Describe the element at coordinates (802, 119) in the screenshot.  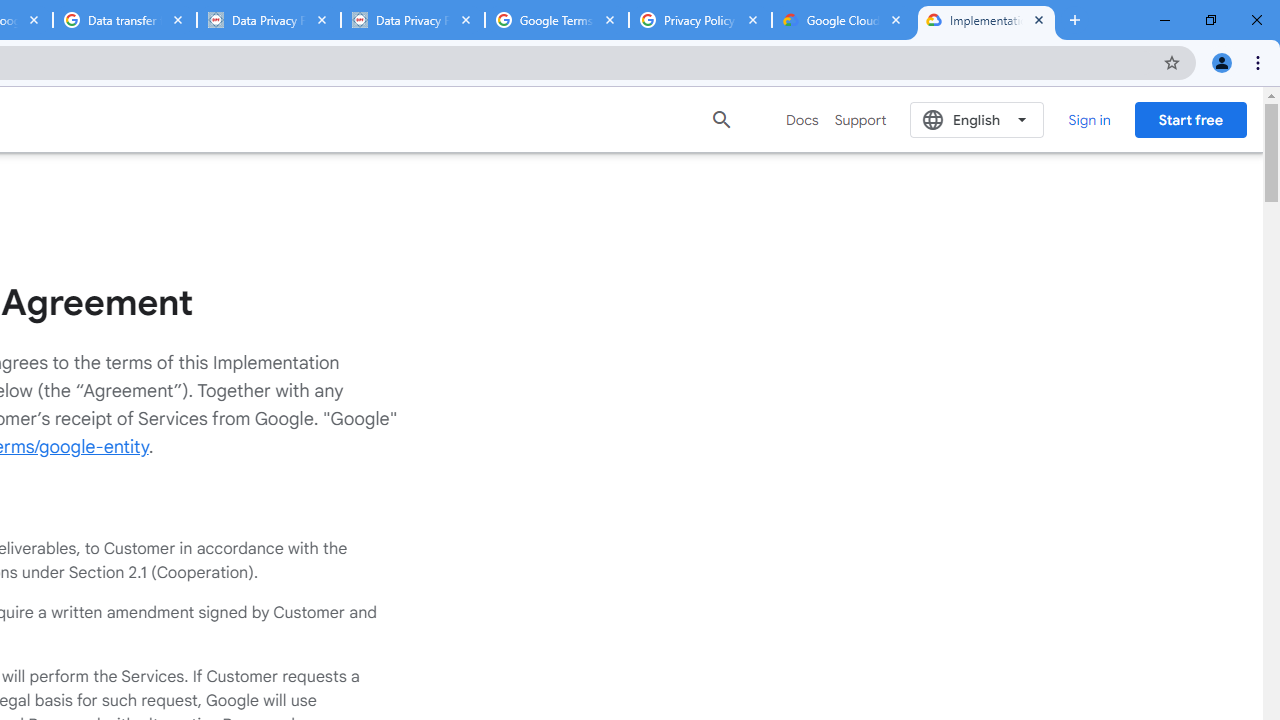
I see `'Docs'` at that location.